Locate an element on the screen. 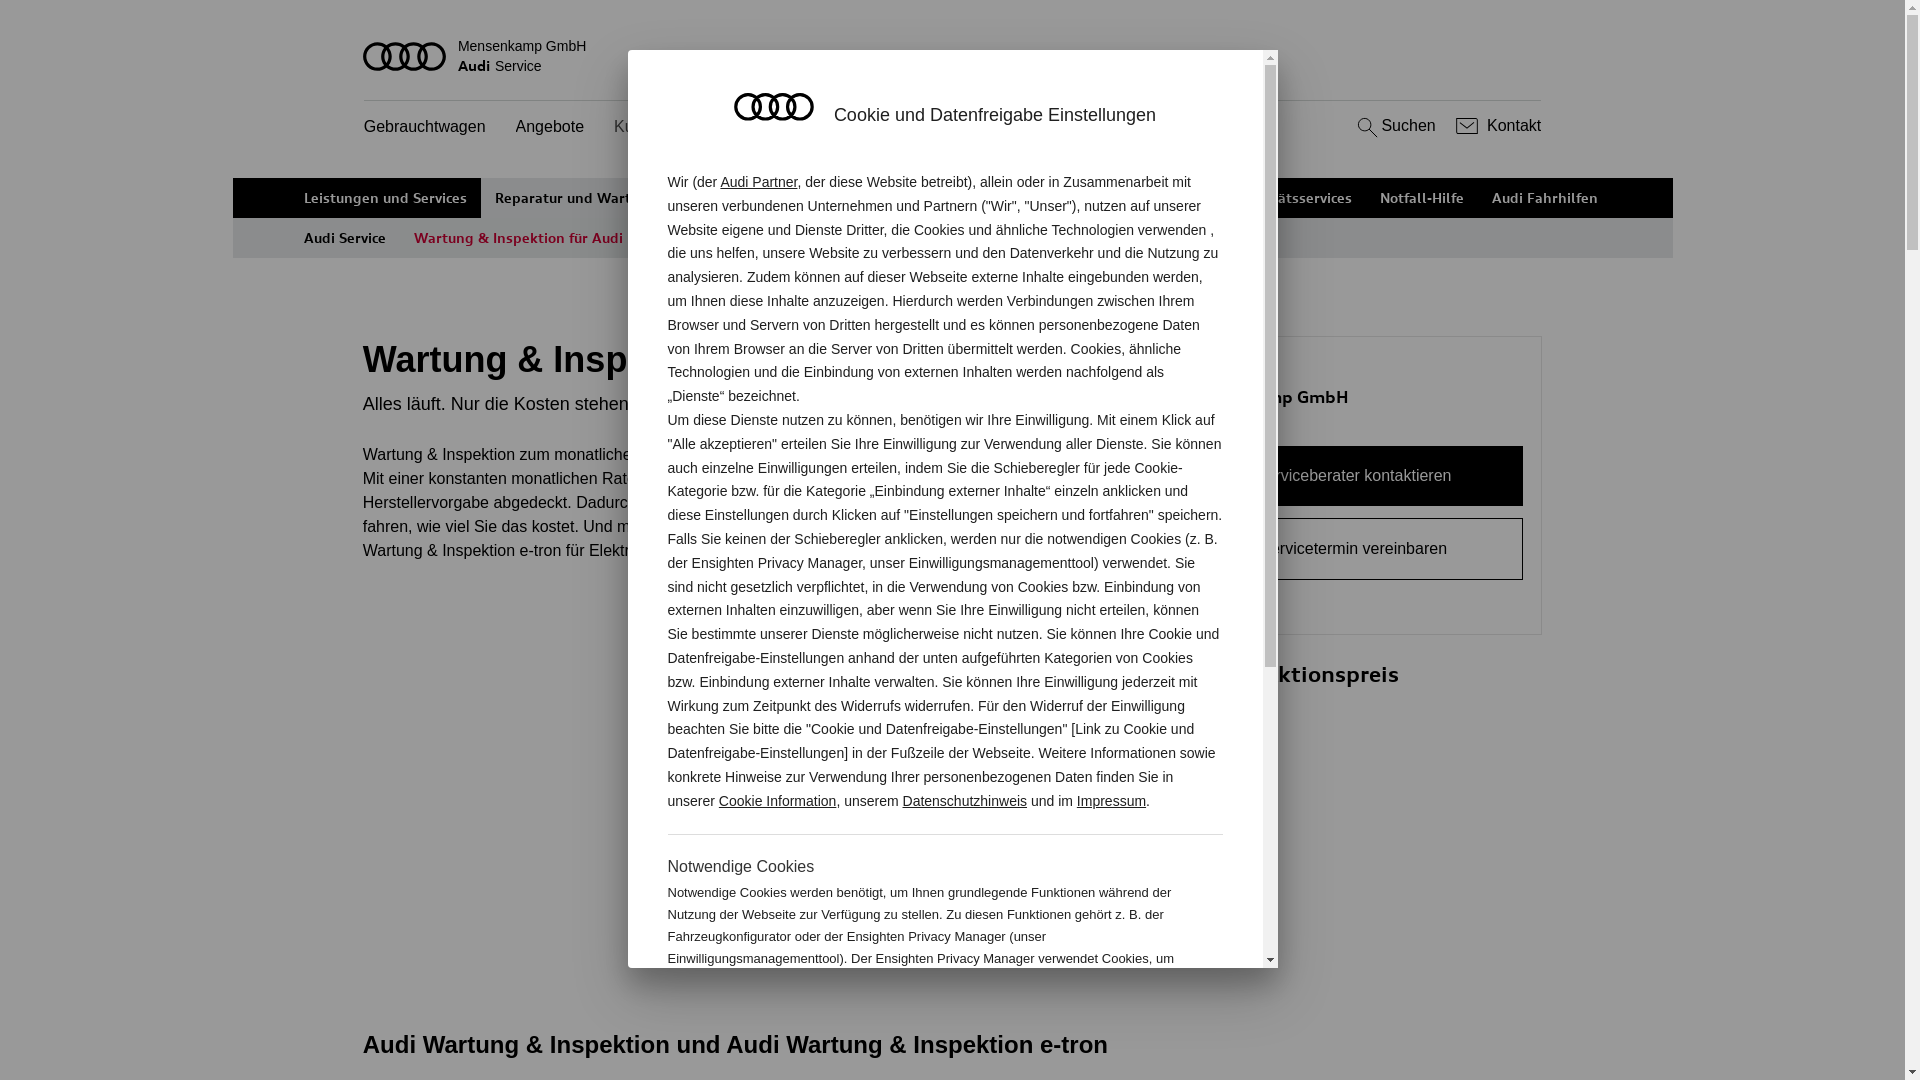 This screenshot has width=1920, height=1080. 'Gebrauchtwagen' is located at coordinates (424, 127).